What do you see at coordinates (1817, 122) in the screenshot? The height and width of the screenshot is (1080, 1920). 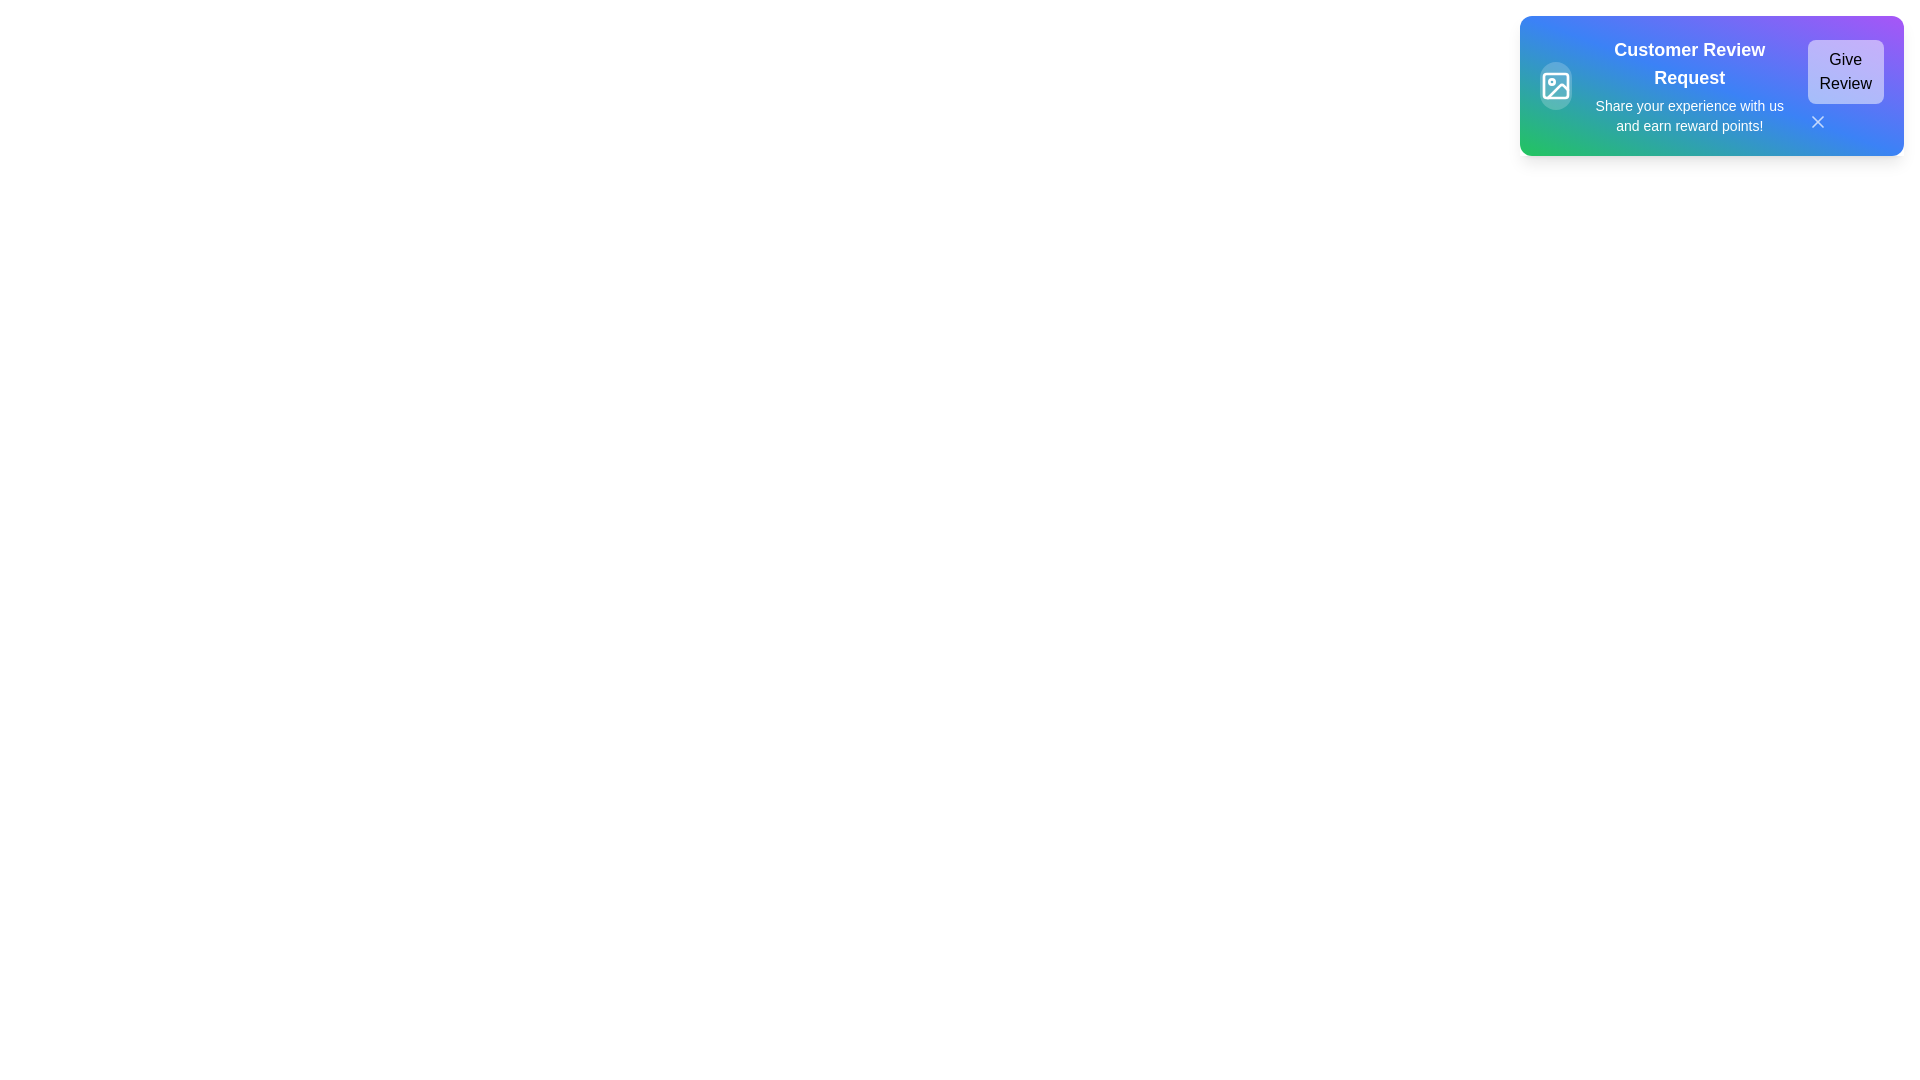 I see `the close button to observe hover effects` at bounding box center [1817, 122].